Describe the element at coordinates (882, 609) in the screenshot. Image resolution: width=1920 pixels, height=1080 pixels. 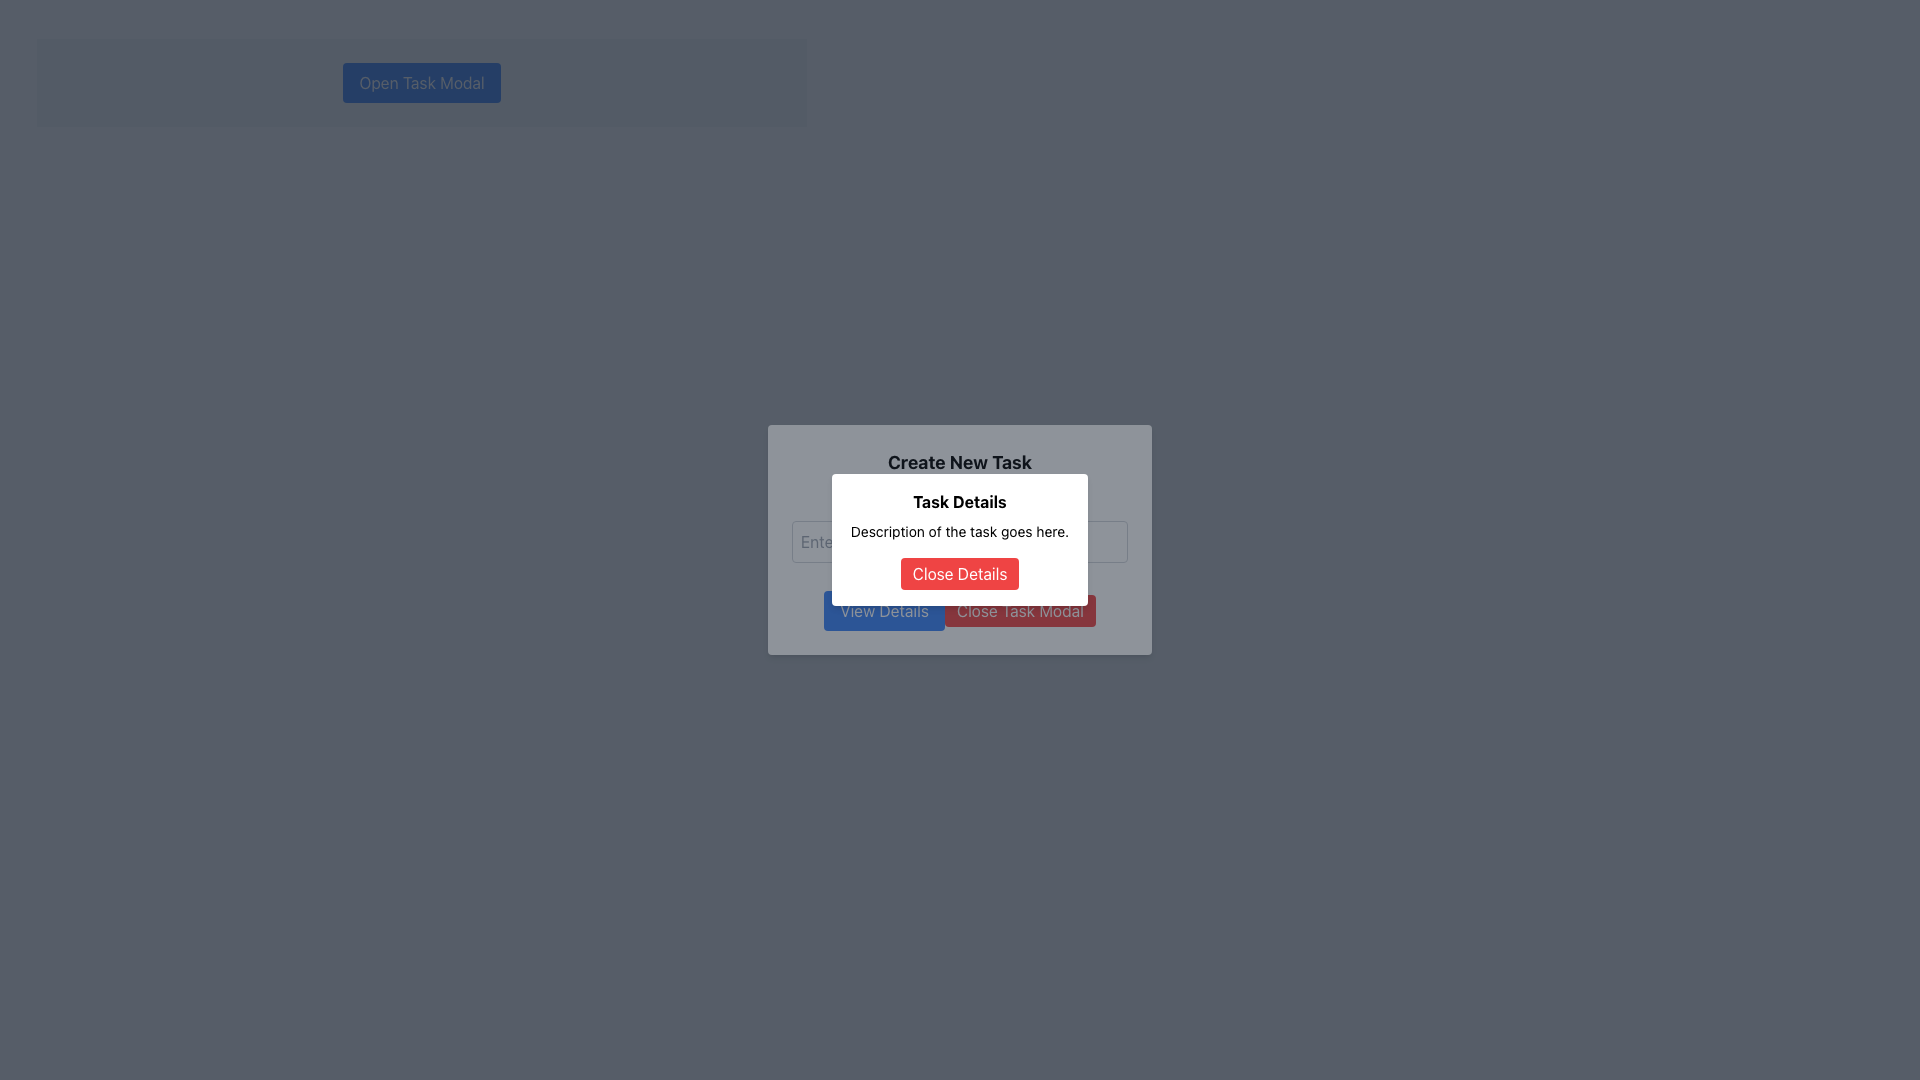
I see `the 'View Details' button, which is a rectangular button with a blue background and rounded corners, located inside the 'Create New Task' modal below the 'Task Name:' input field` at that location.